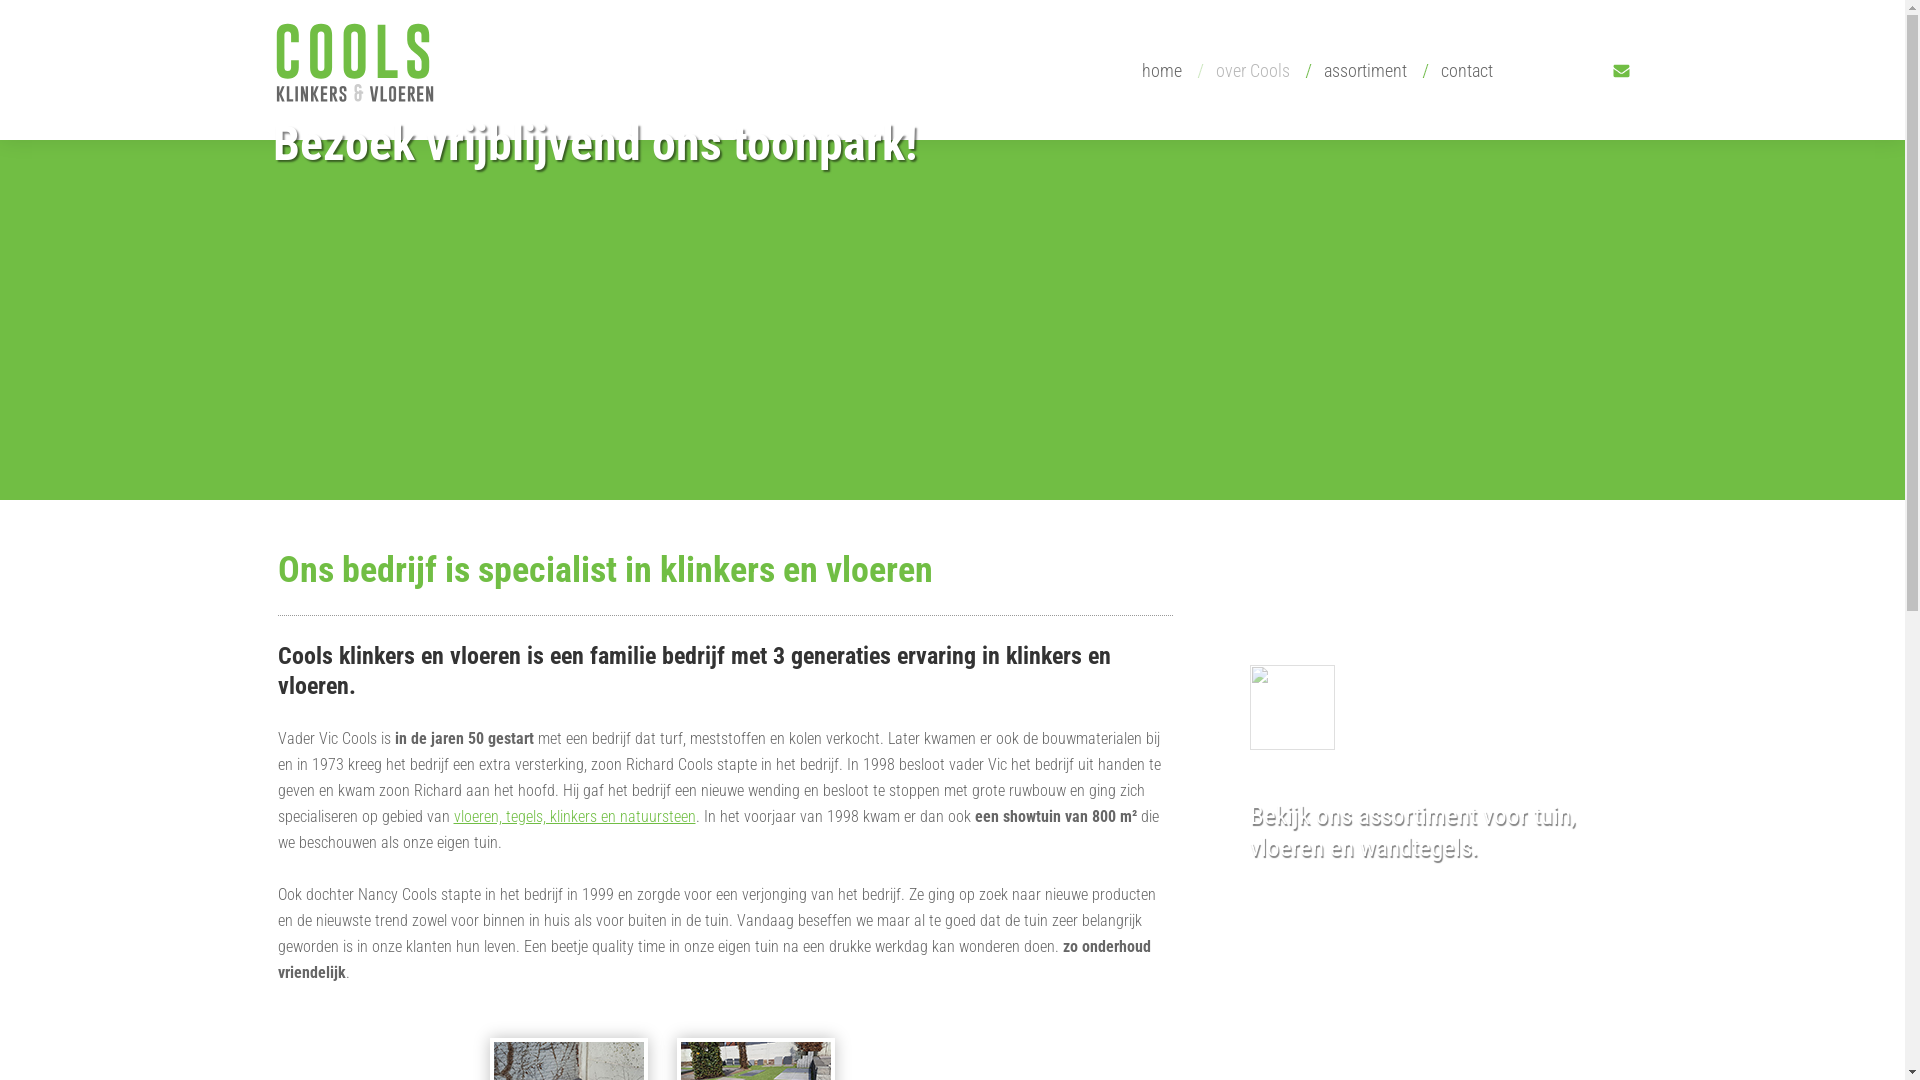  What do you see at coordinates (1247, 69) in the screenshot?
I see `'over Cools'` at bounding box center [1247, 69].